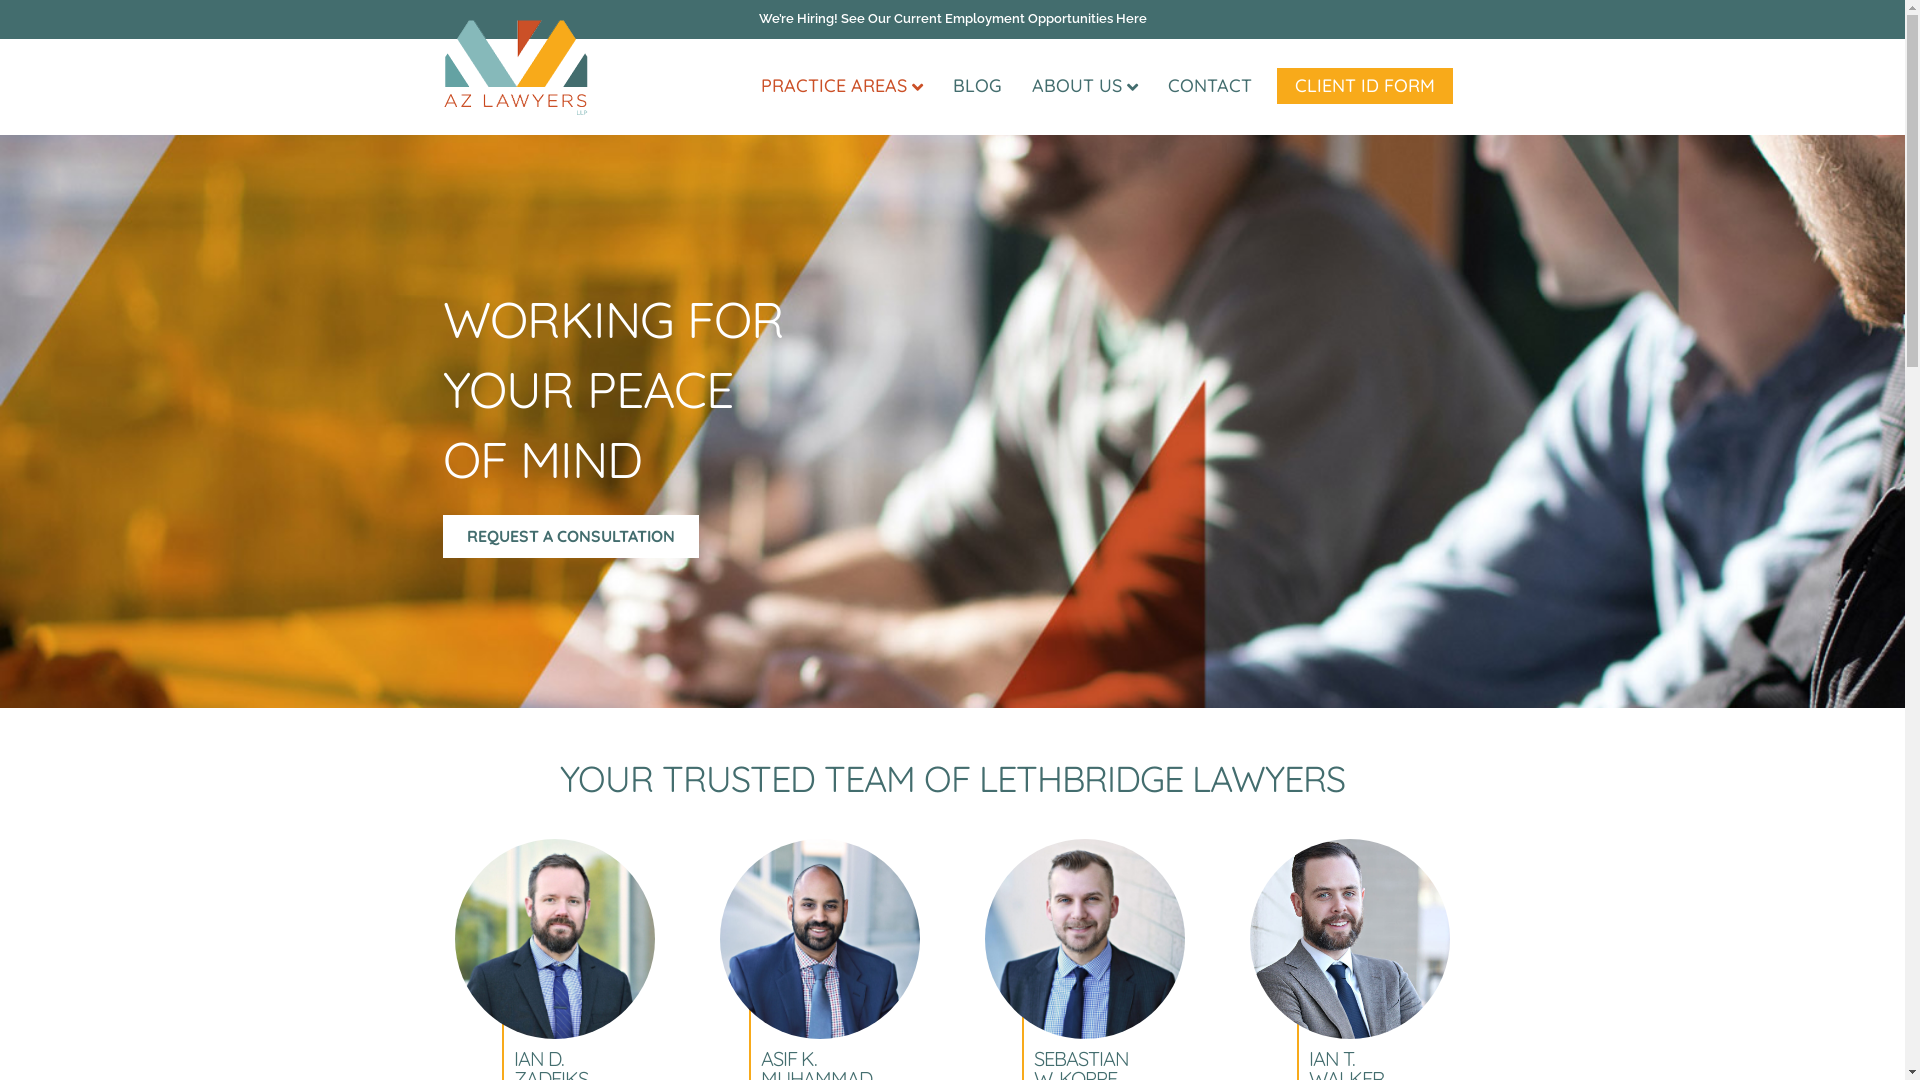 This screenshot has width=1920, height=1080. What do you see at coordinates (569, 535) in the screenshot?
I see `'REQUEST A CONSULTATION'` at bounding box center [569, 535].